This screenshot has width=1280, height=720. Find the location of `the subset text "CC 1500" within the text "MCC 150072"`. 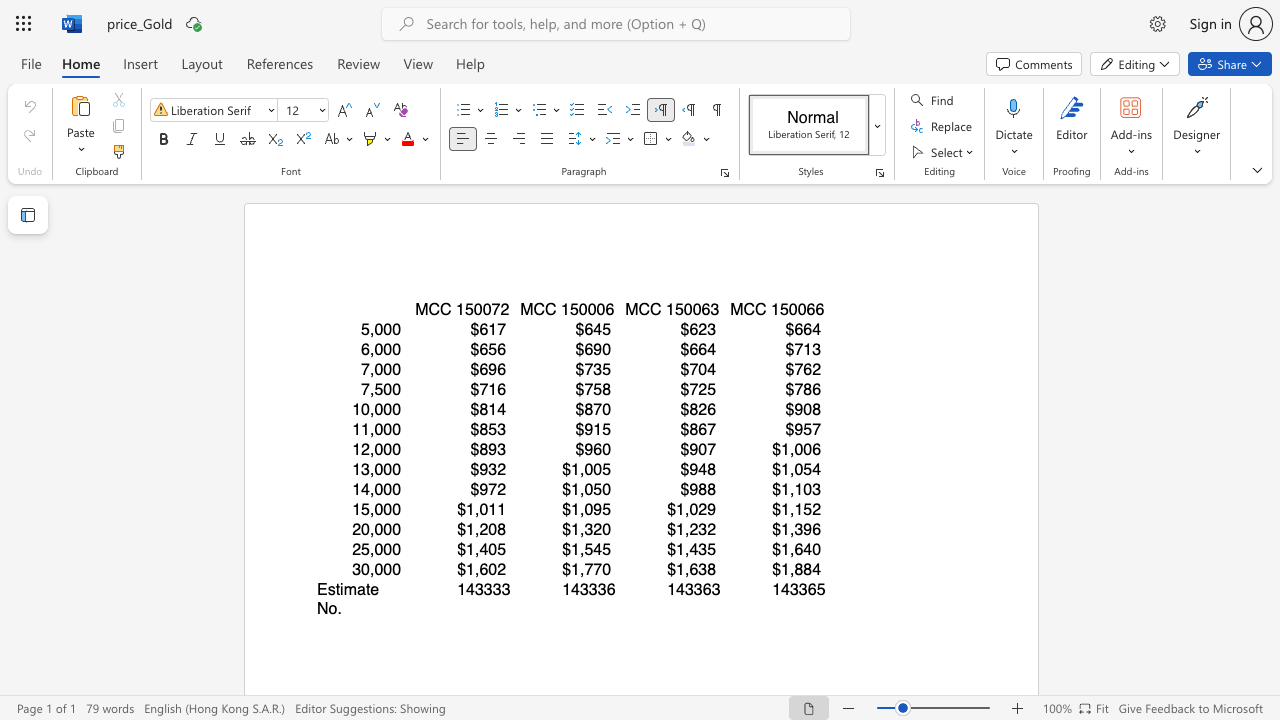

the subset text "CC 1500" within the text "MCC 150072" is located at coordinates (427, 309).